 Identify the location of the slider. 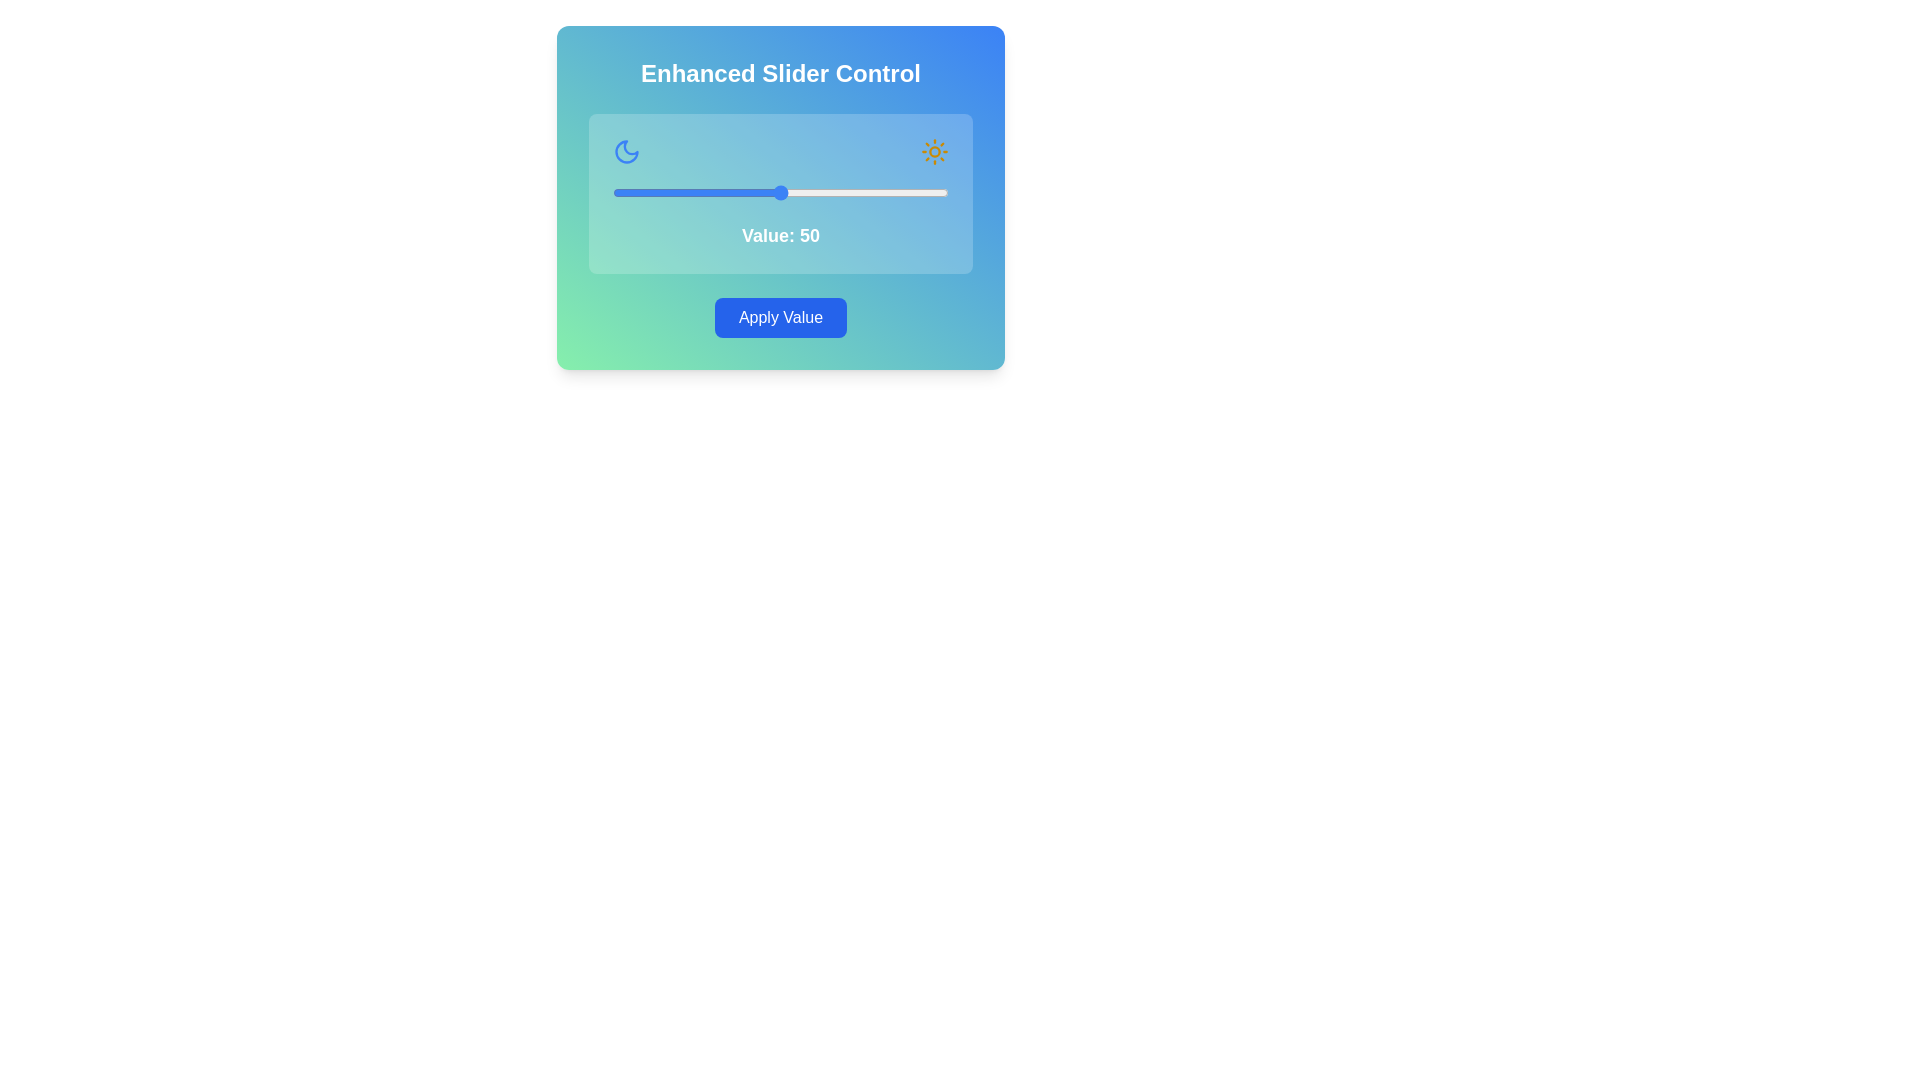
(894, 192).